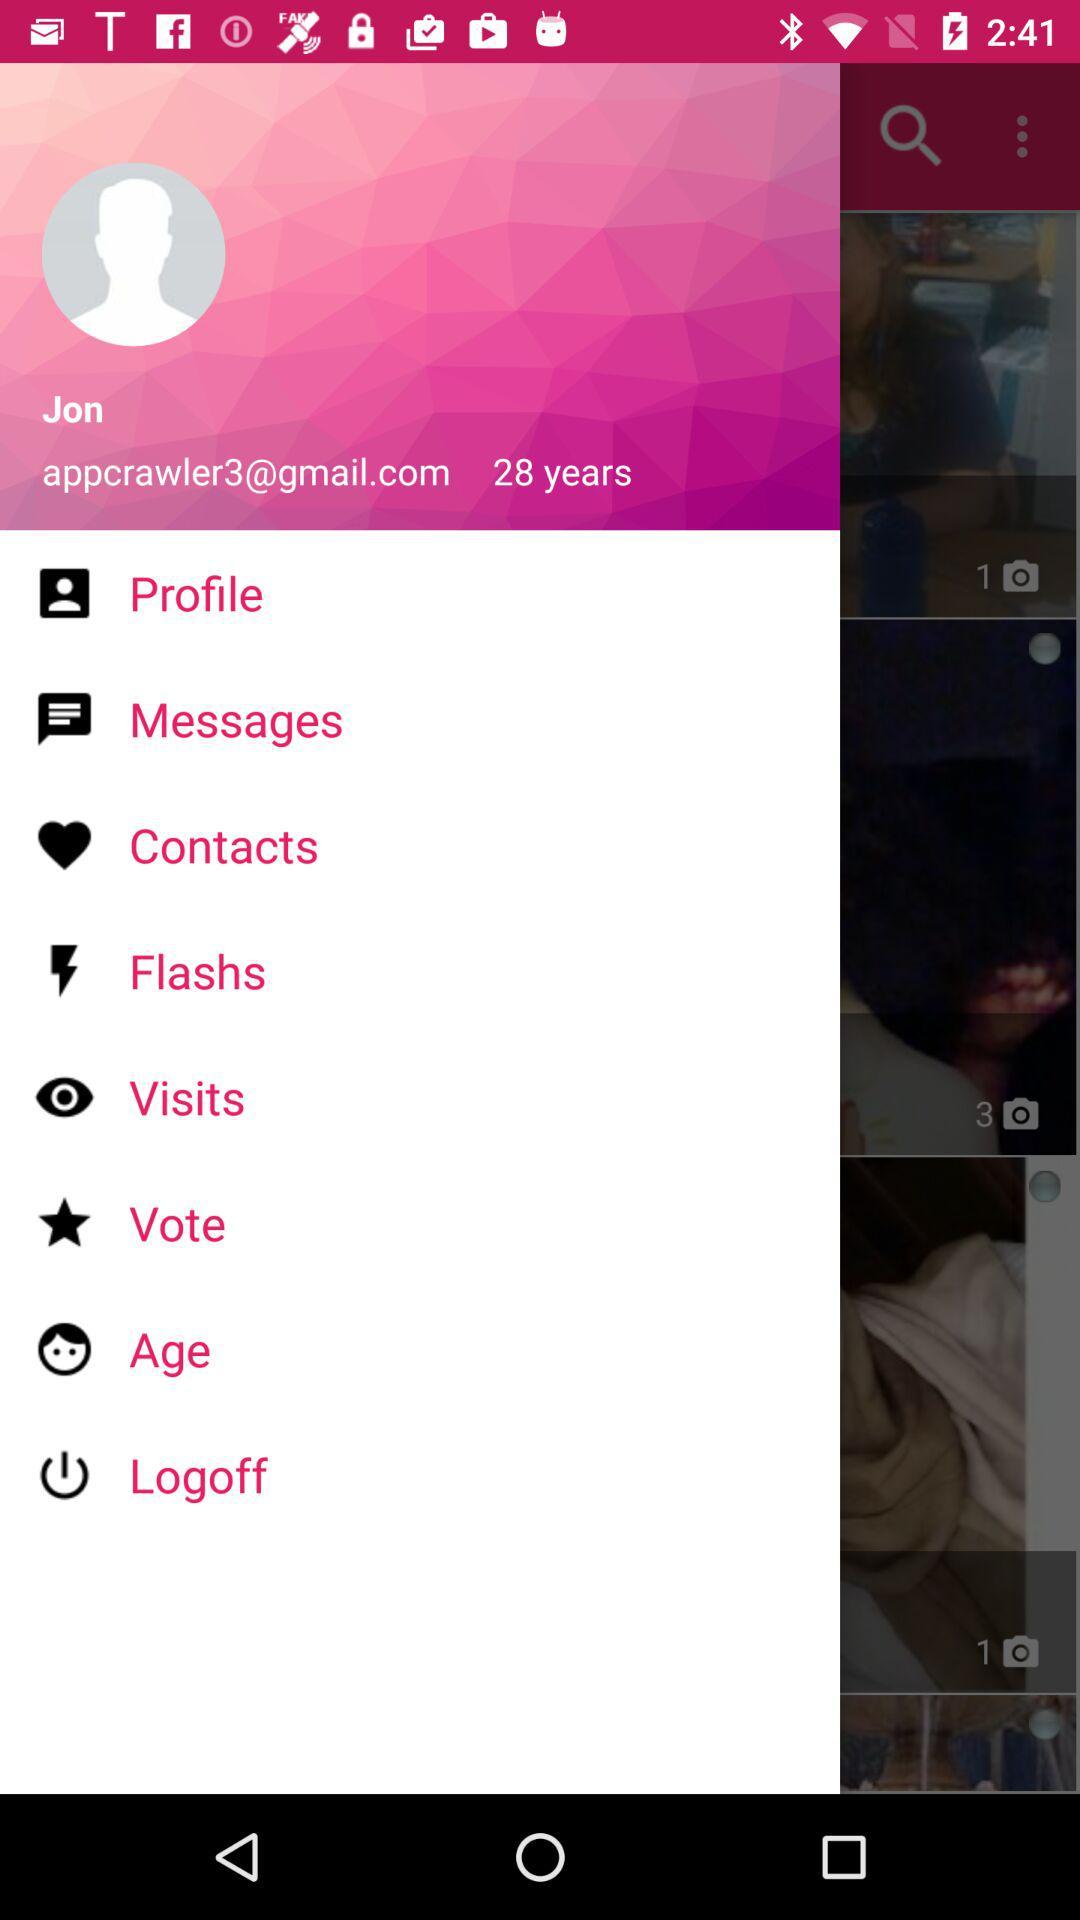 The image size is (1080, 1920). What do you see at coordinates (64, 1222) in the screenshot?
I see `the icon which is left to the text vote` at bounding box center [64, 1222].